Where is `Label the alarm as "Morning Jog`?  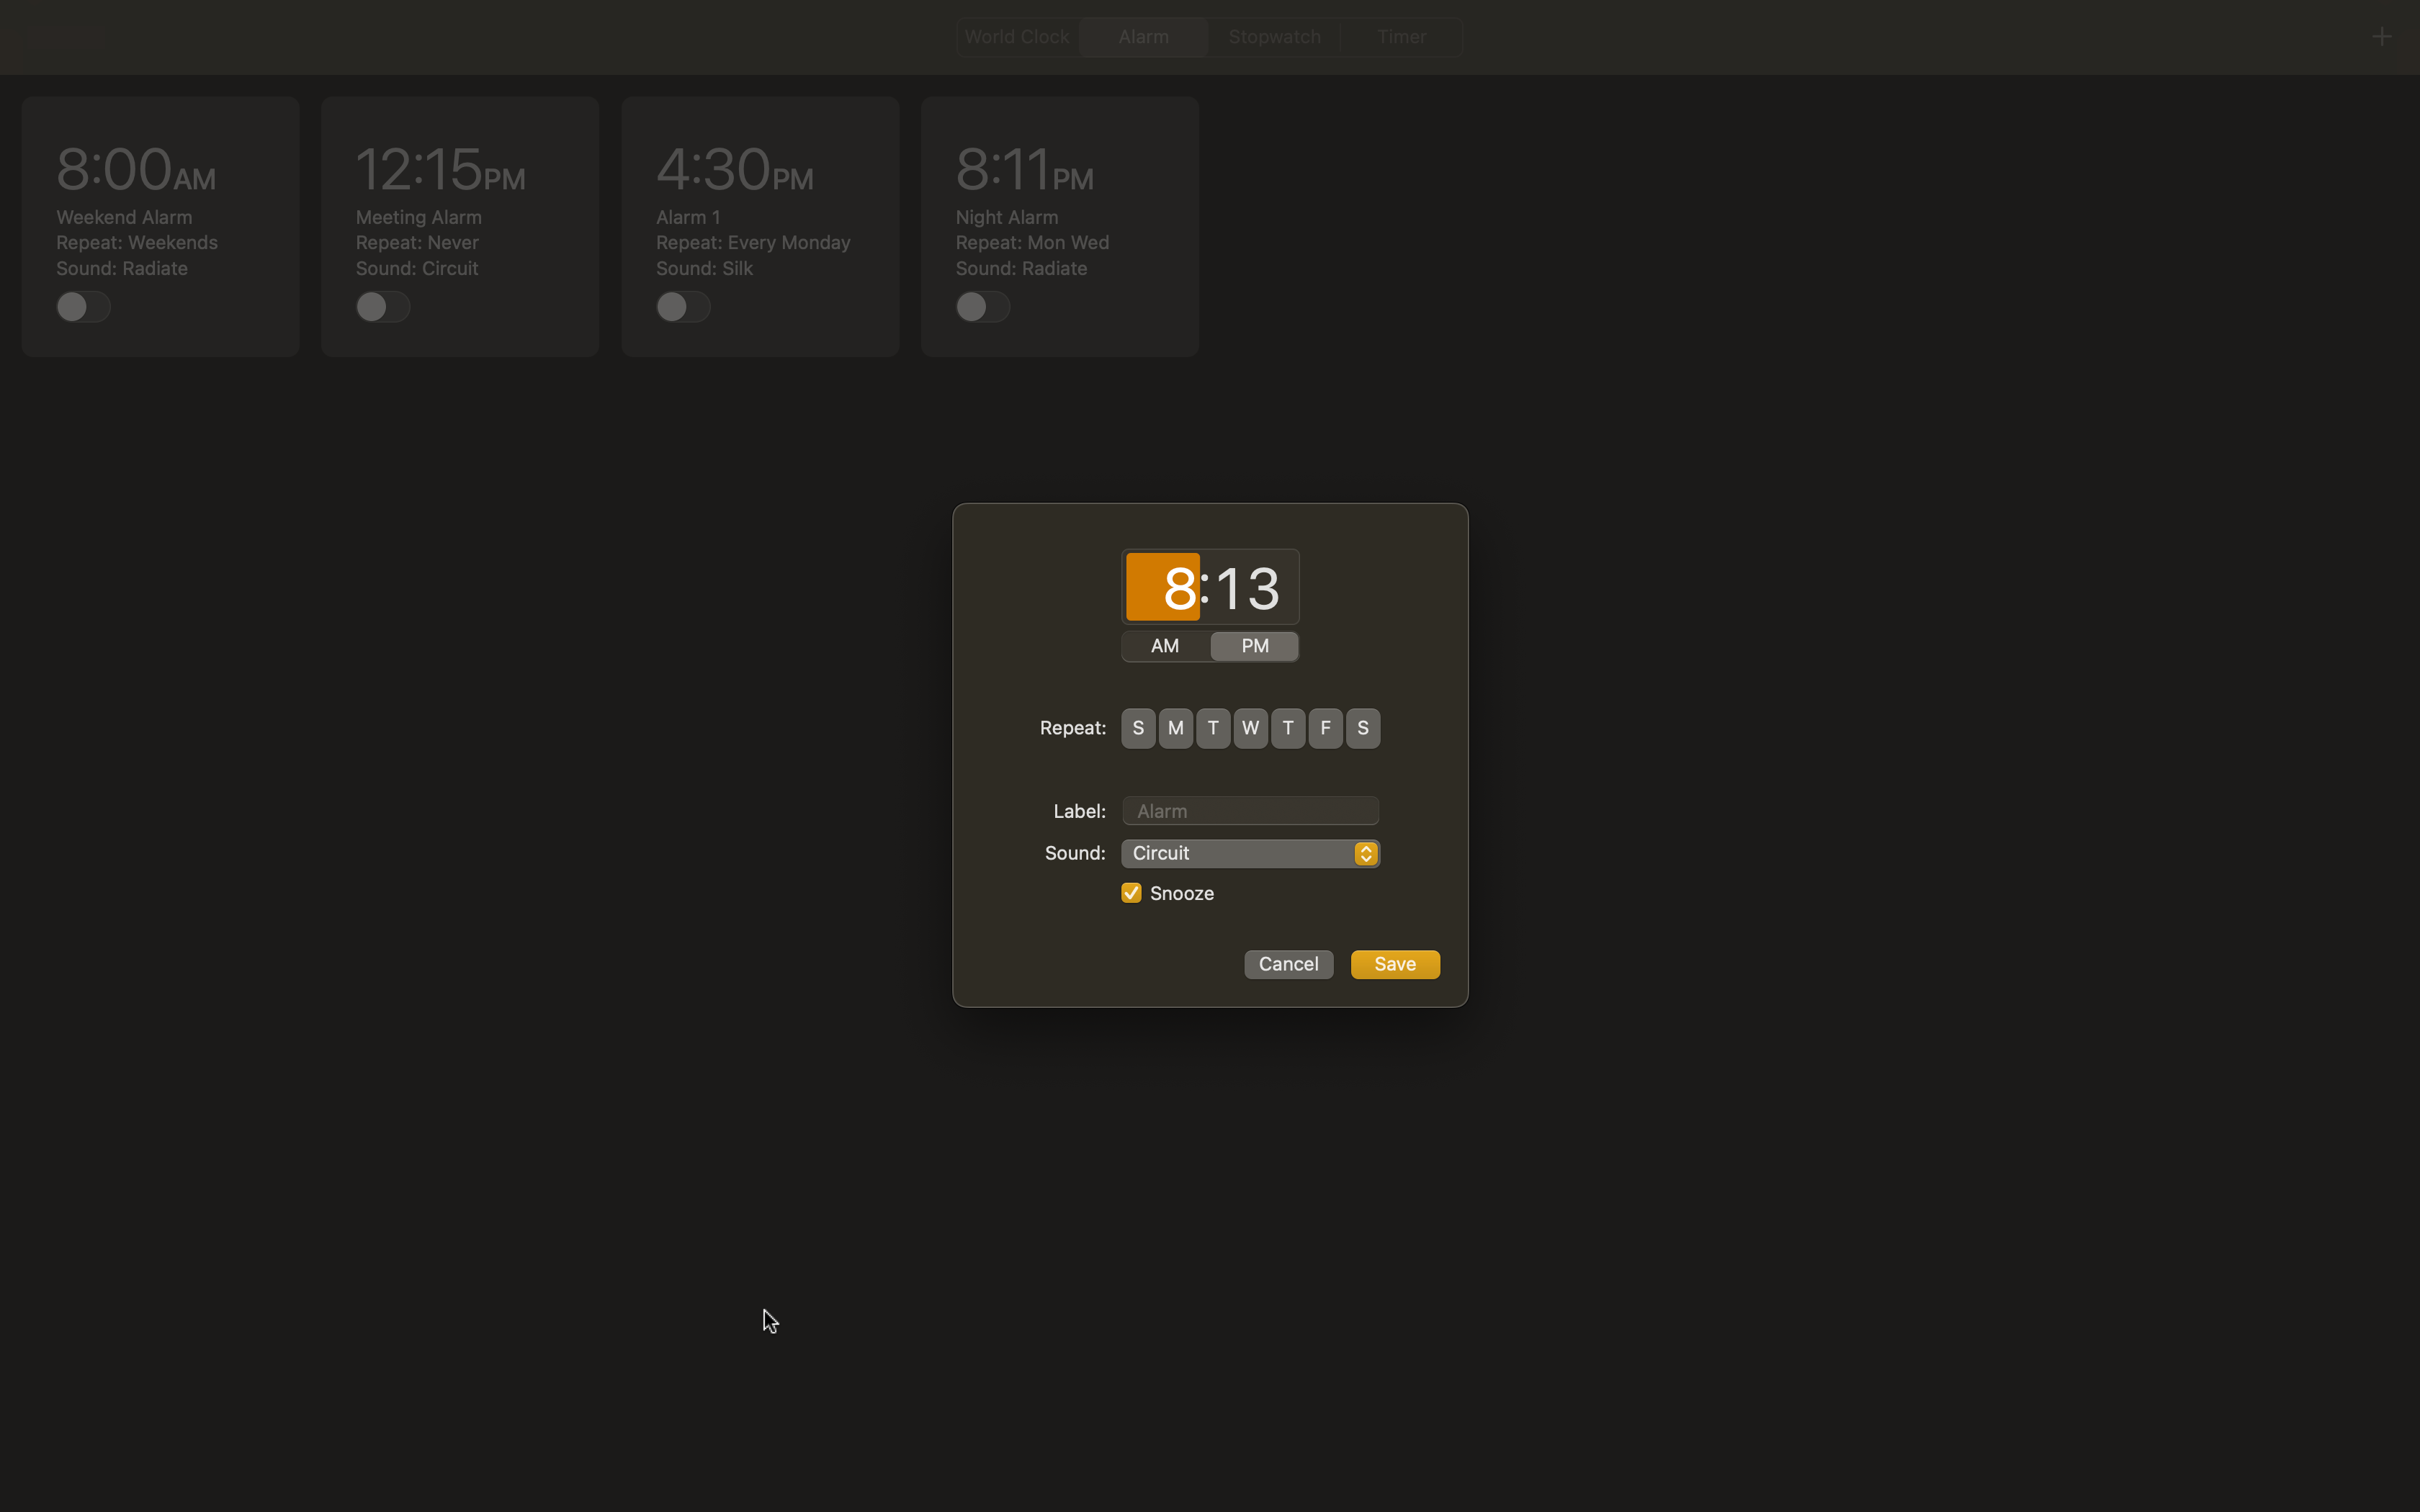
Label the alarm as "Morning Jog is located at coordinates (1250, 807).